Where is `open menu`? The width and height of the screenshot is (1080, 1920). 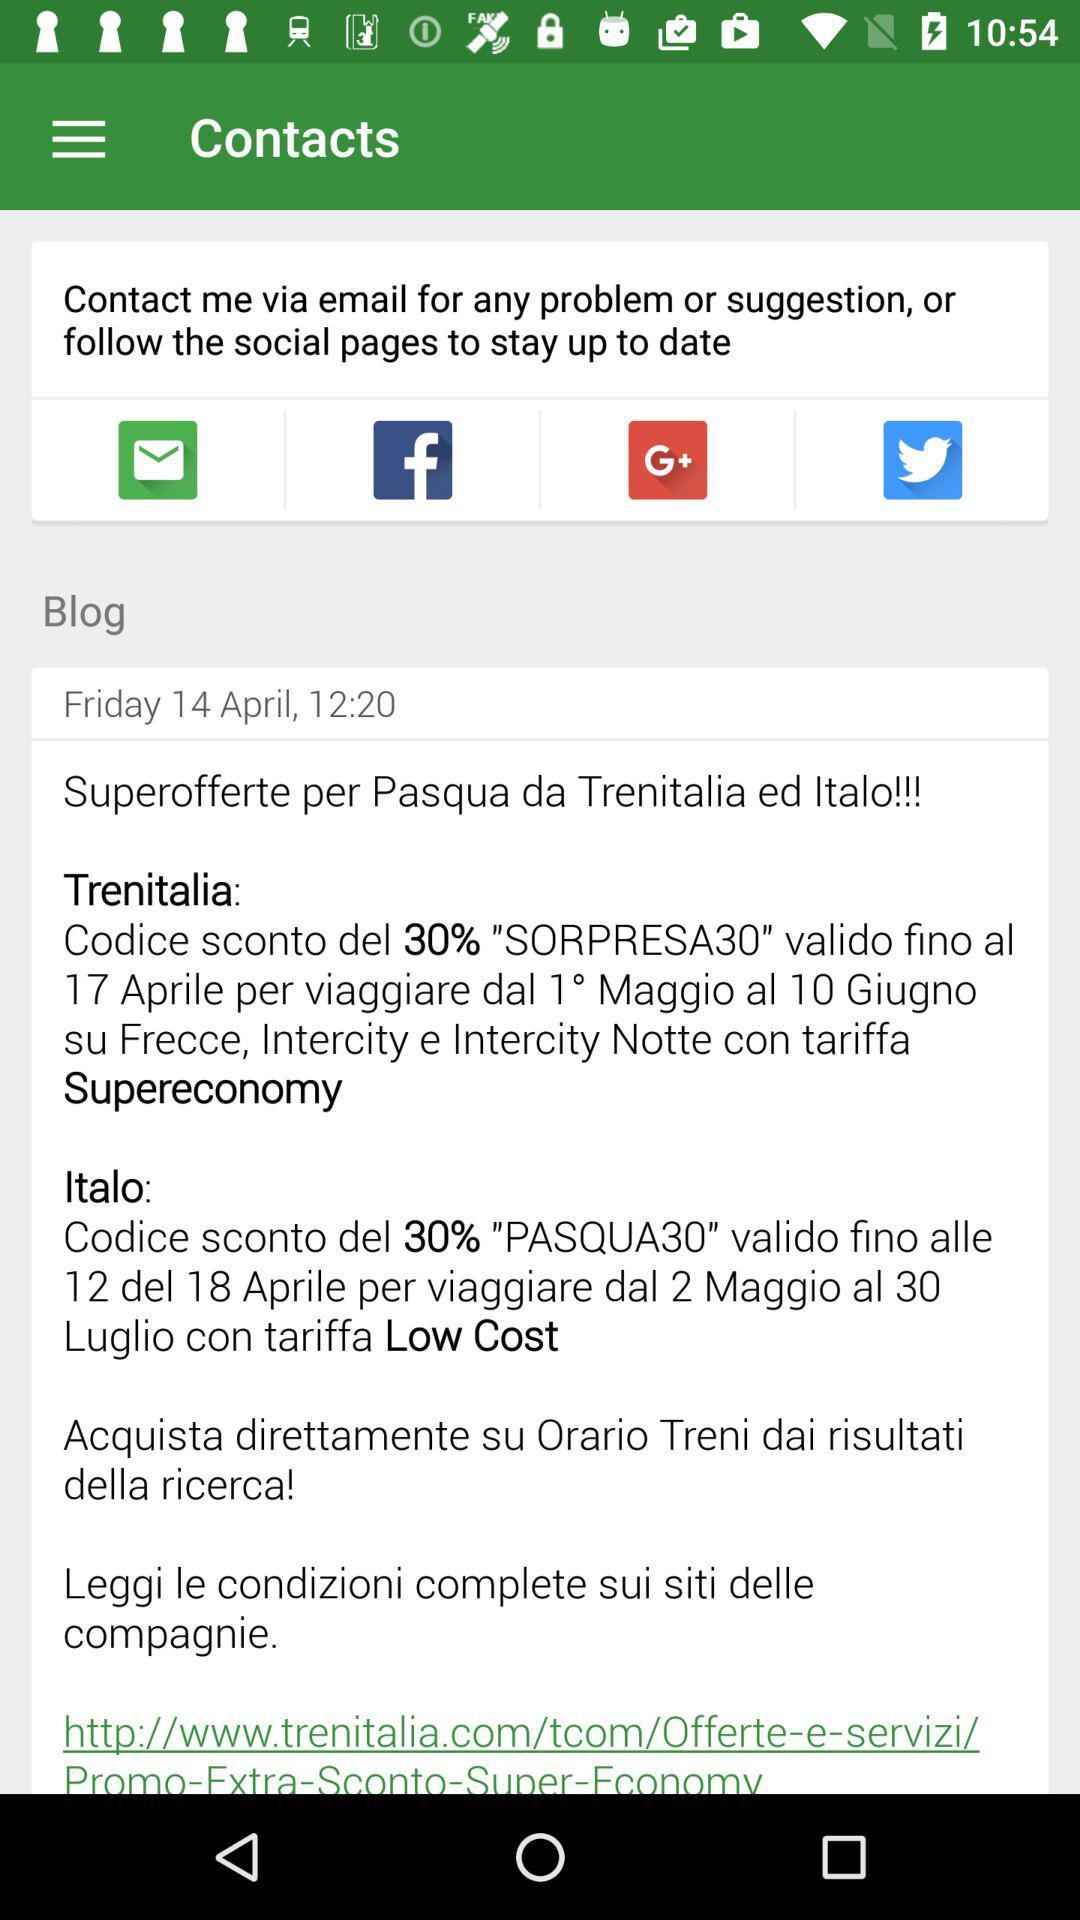 open menu is located at coordinates (88, 135).